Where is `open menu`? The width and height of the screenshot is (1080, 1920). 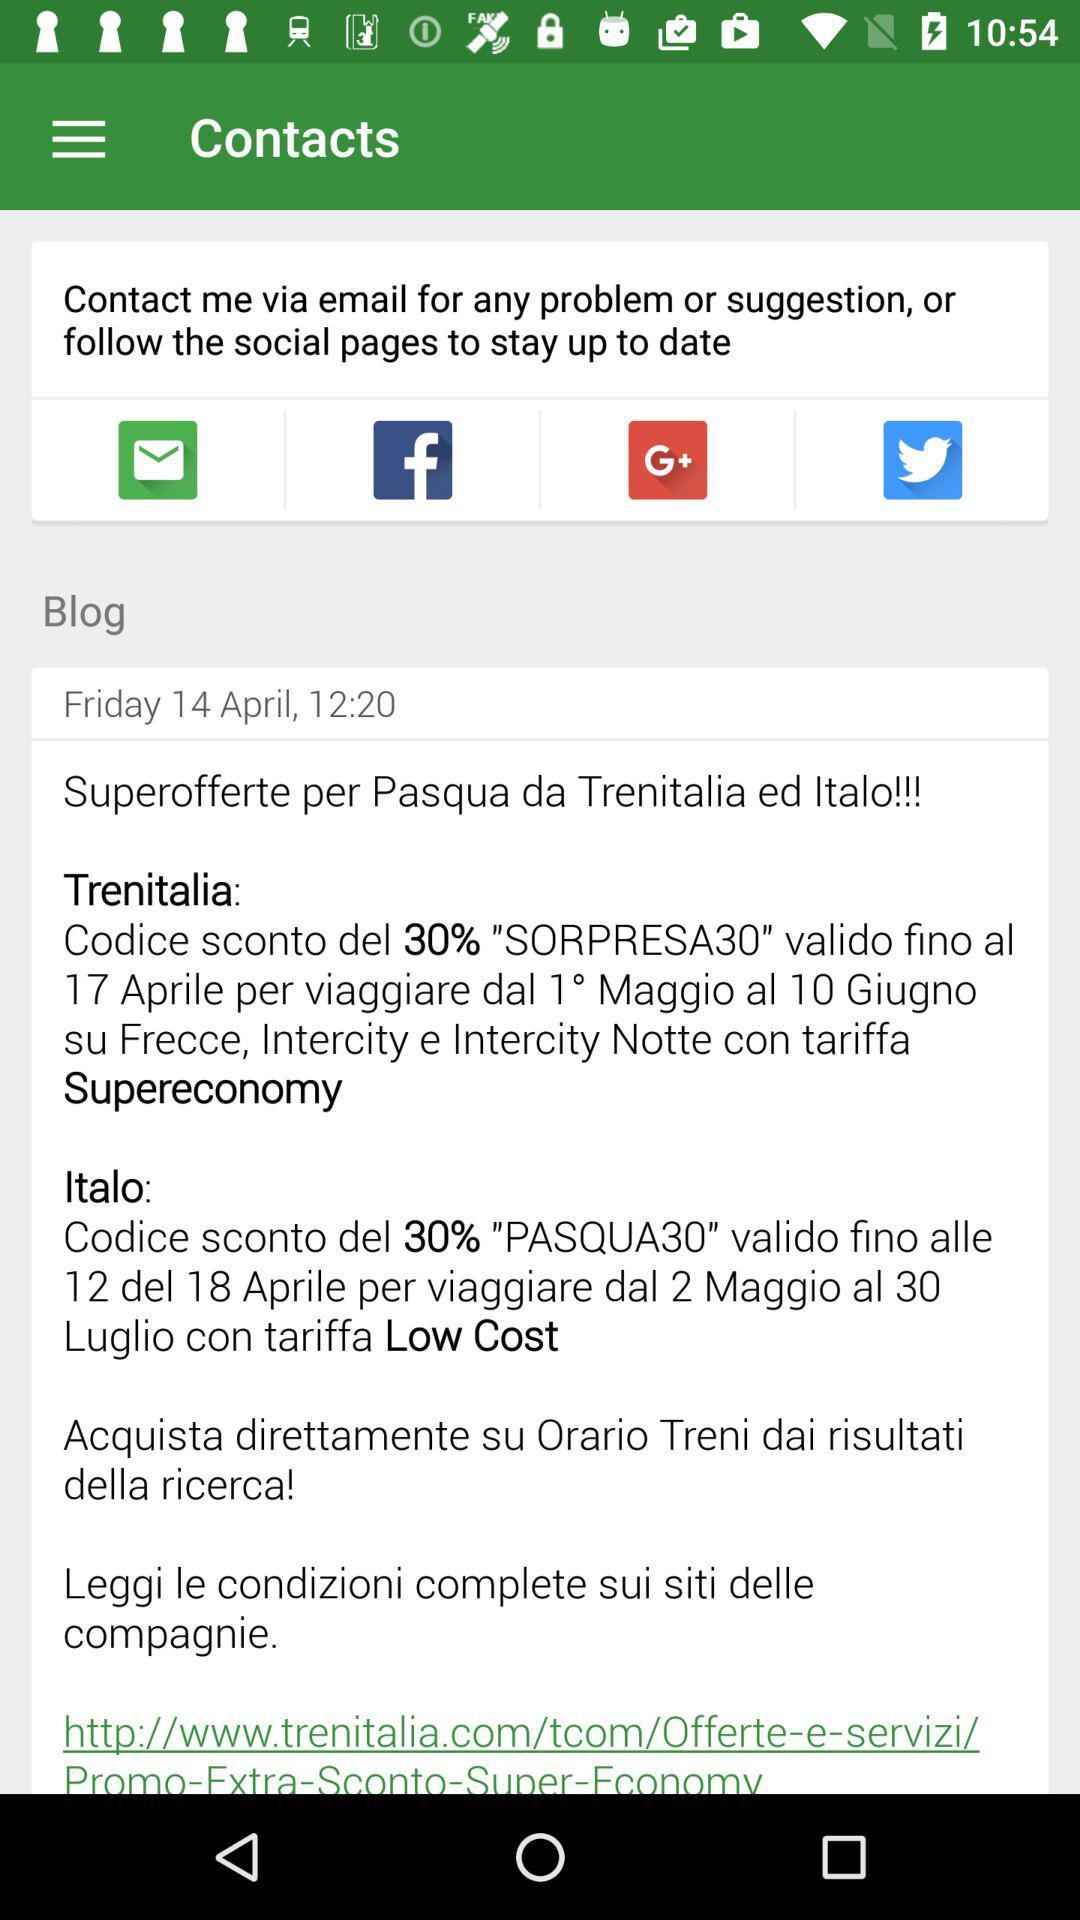 open menu is located at coordinates (88, 135).